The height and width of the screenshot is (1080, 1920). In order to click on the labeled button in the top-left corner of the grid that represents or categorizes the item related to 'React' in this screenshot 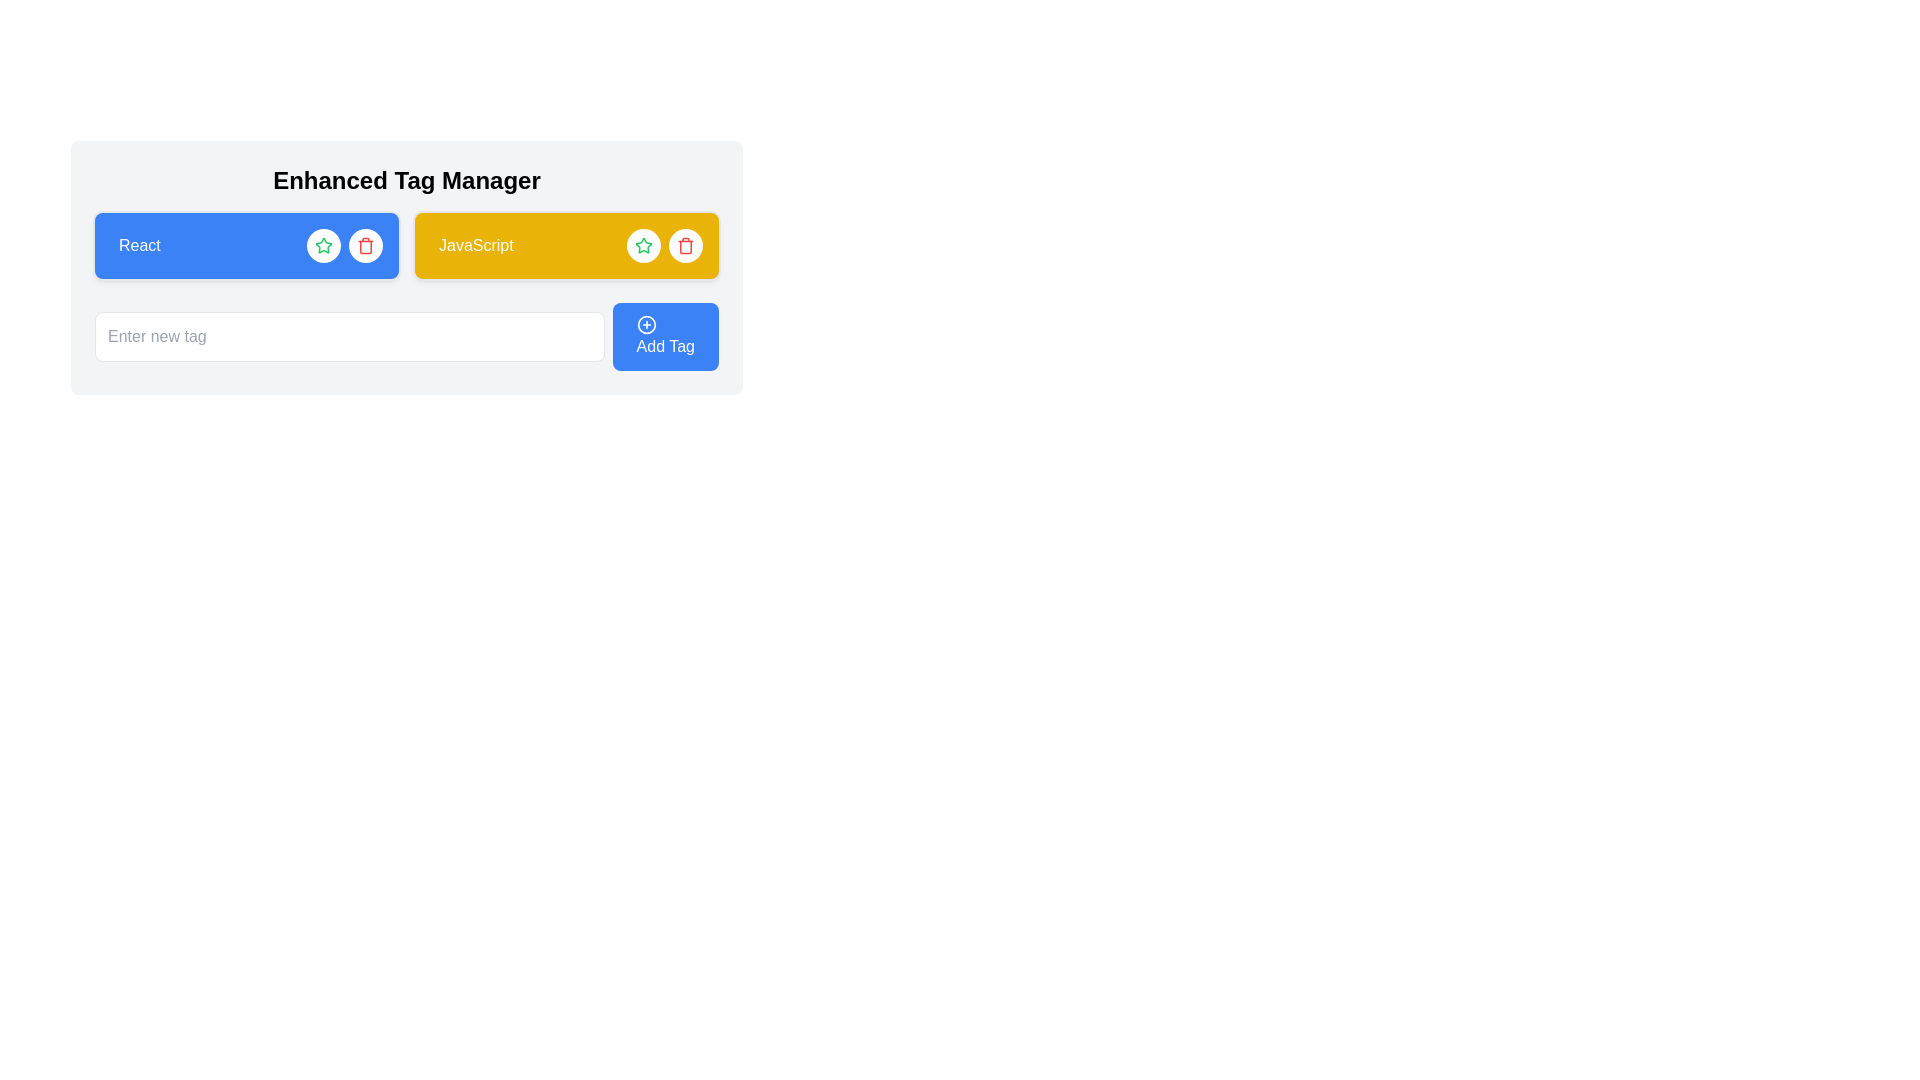, I will do `click(245, 245)`.